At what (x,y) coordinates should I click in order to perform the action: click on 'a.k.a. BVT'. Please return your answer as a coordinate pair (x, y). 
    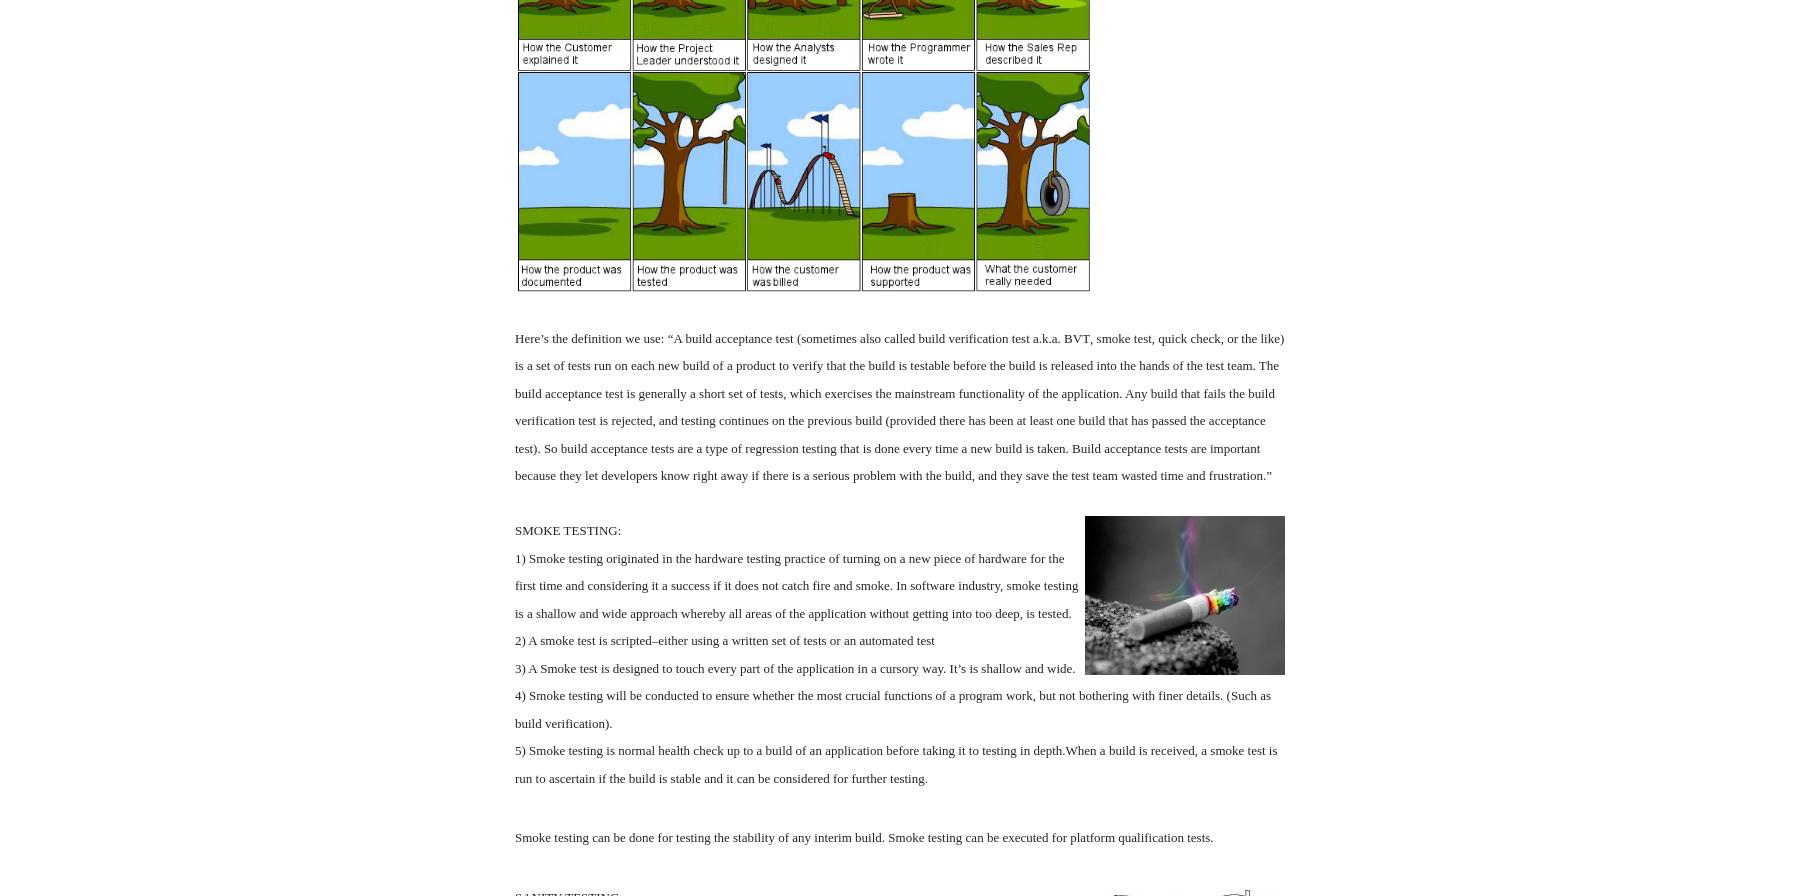
    Looking at the image, I should click on (1059, 337).